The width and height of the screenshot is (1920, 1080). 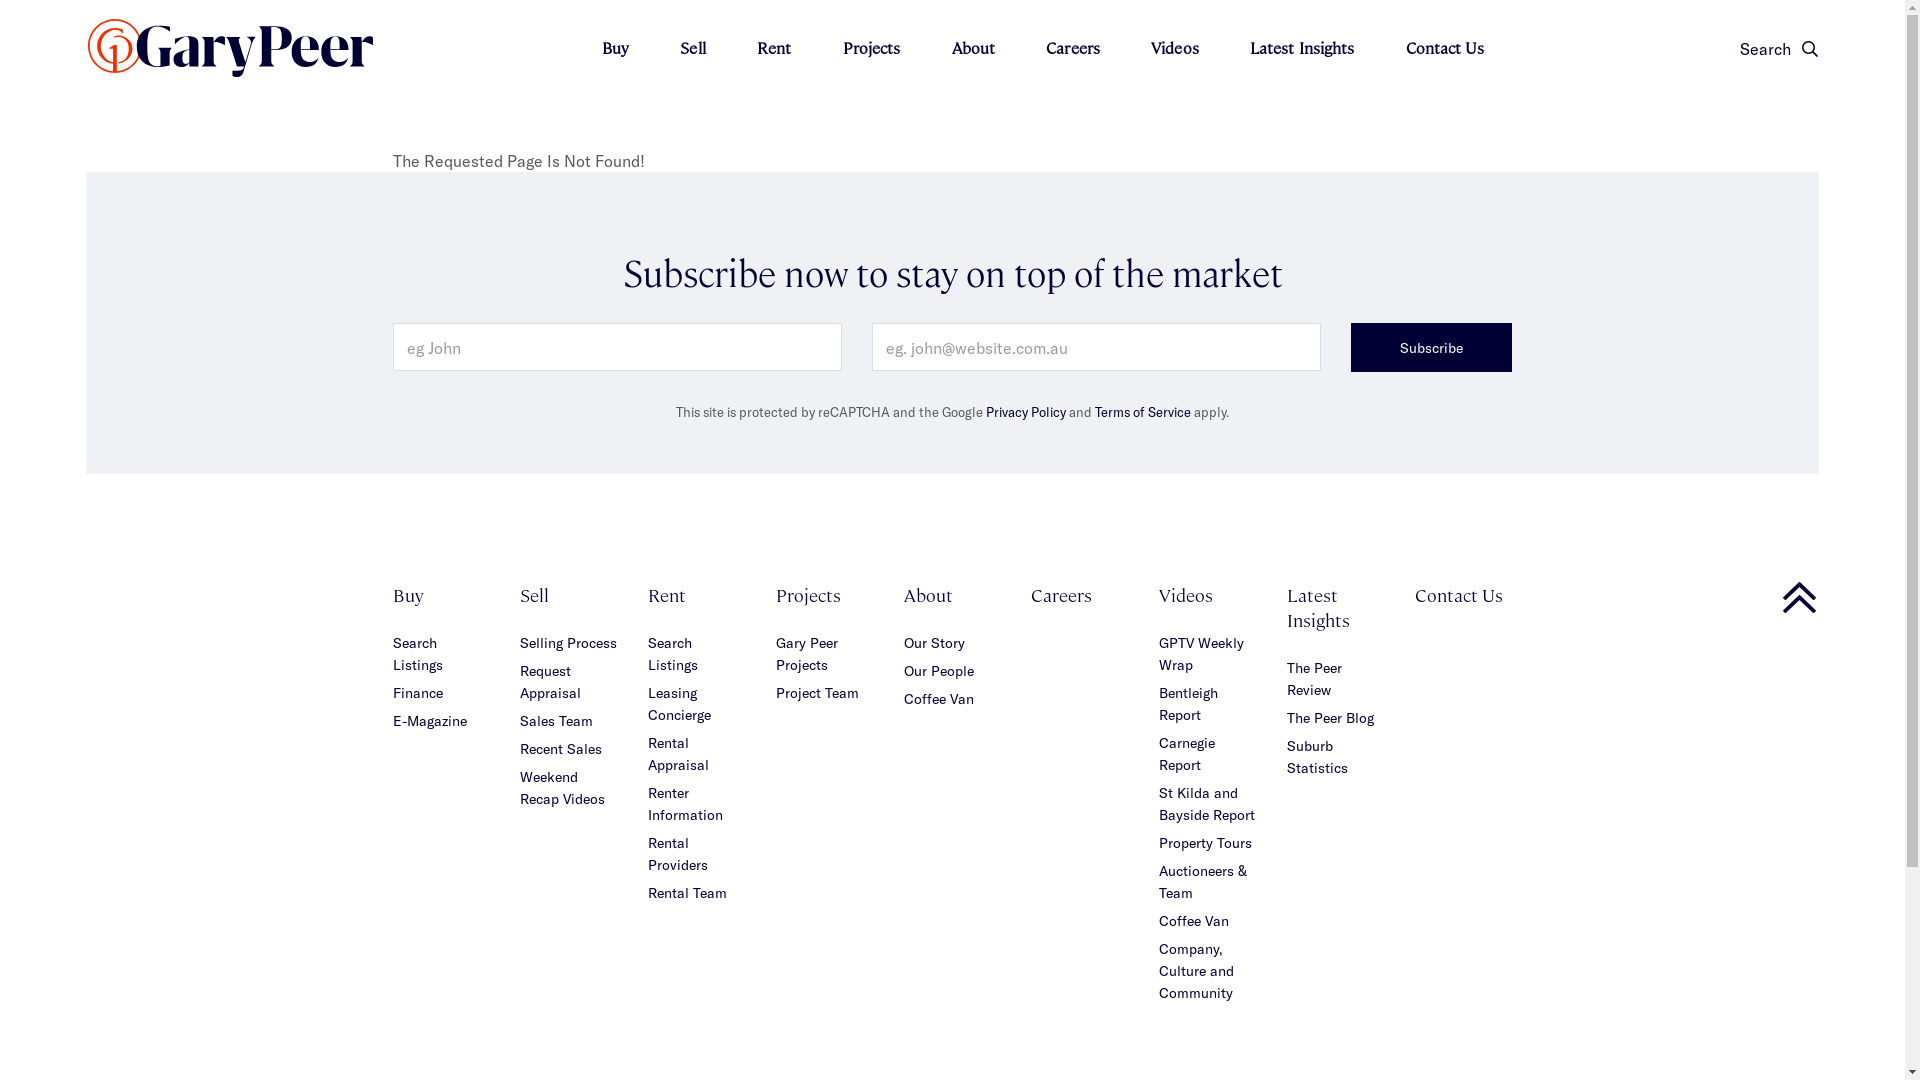 I want to click on 'Coffee Van', so click(x=938, y=697).